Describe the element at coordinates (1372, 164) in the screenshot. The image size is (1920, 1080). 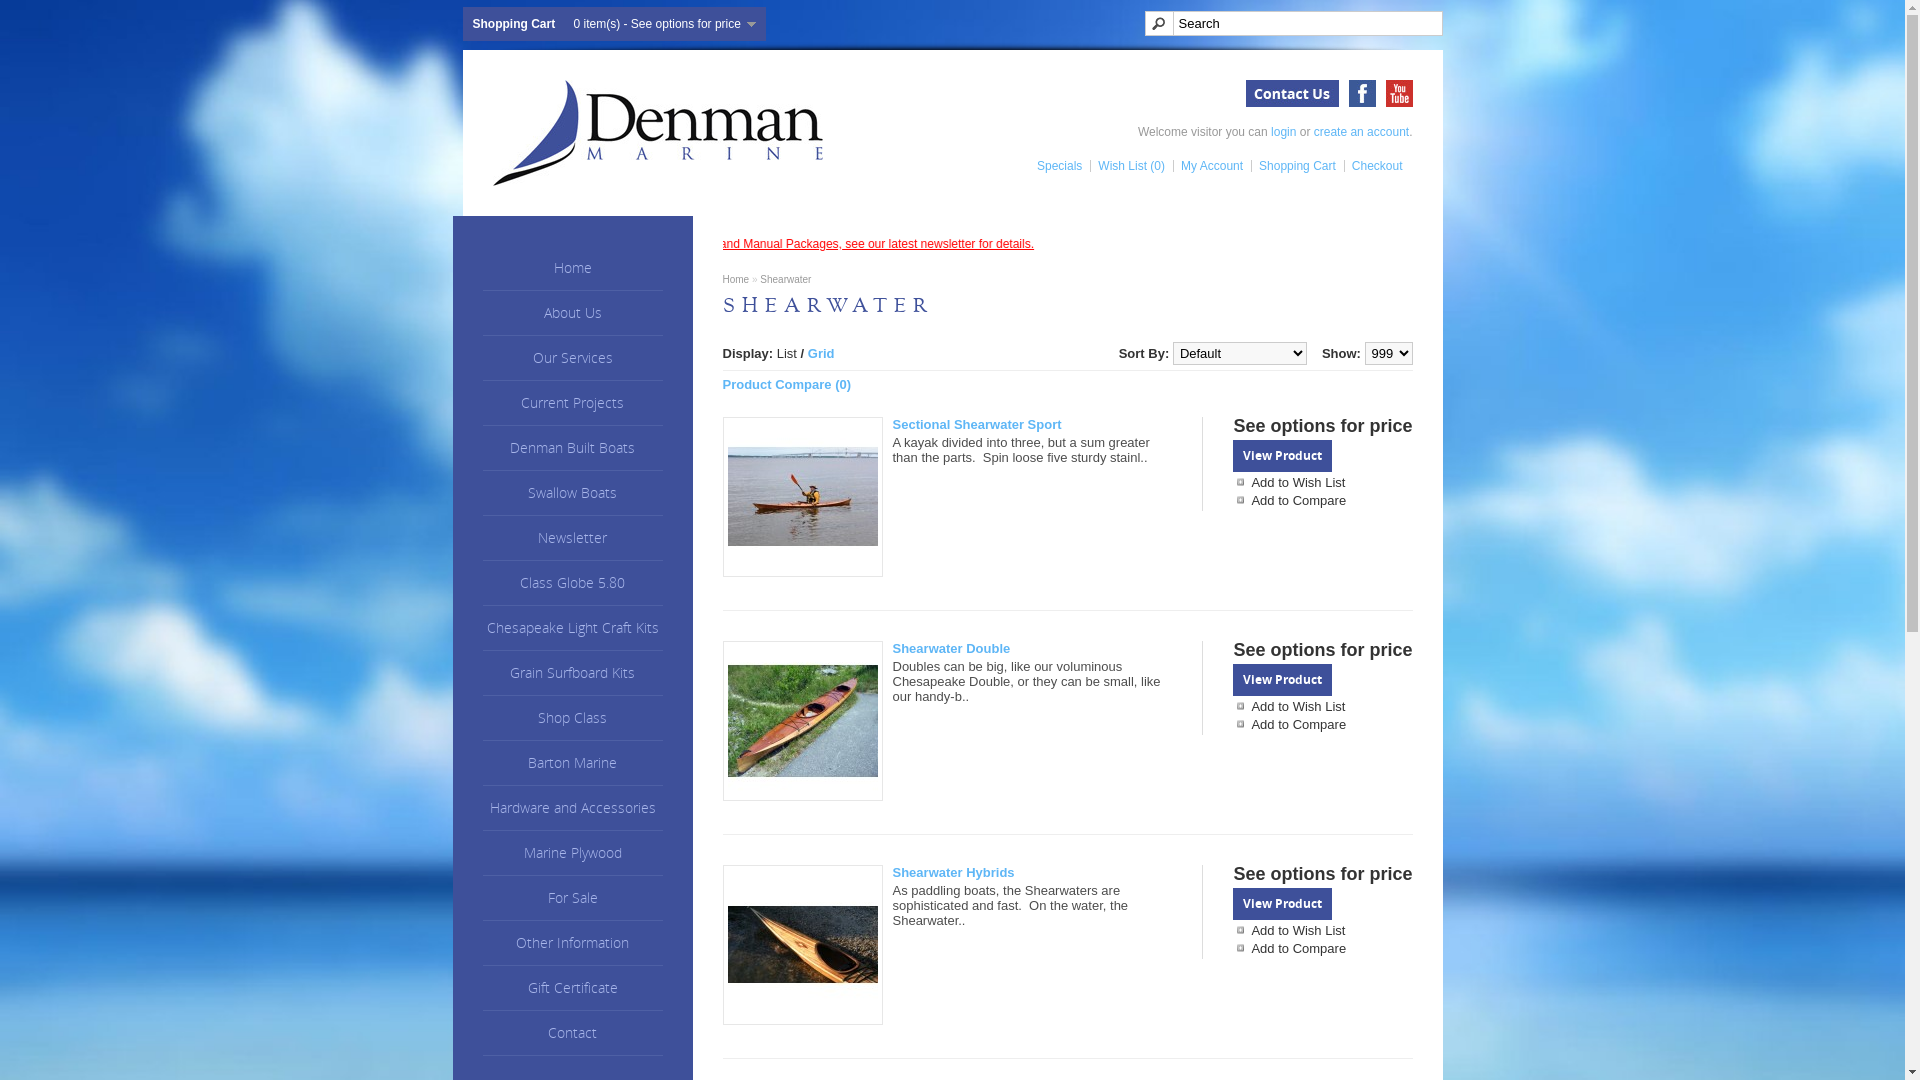
I see `'Checkout'` at that location.